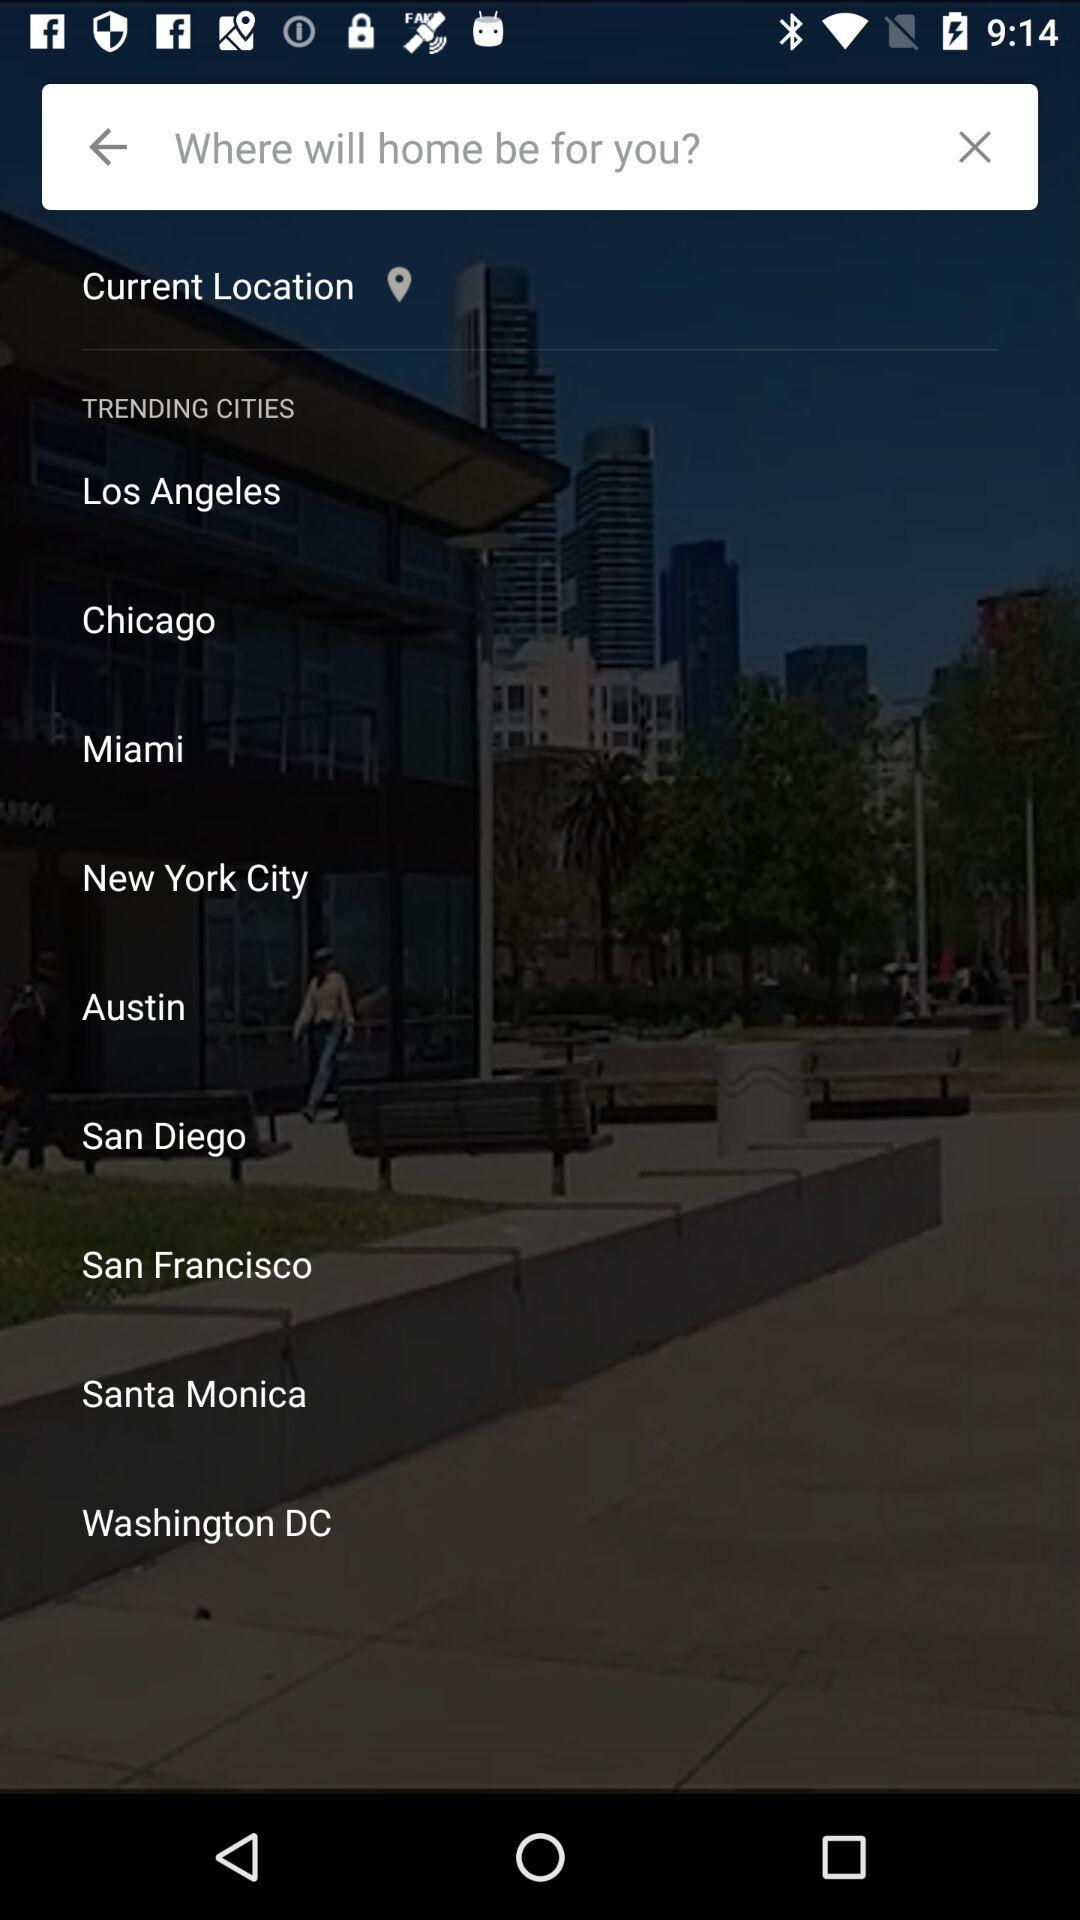  I want to click on icon above the san francisco item, so click(540, 1134).